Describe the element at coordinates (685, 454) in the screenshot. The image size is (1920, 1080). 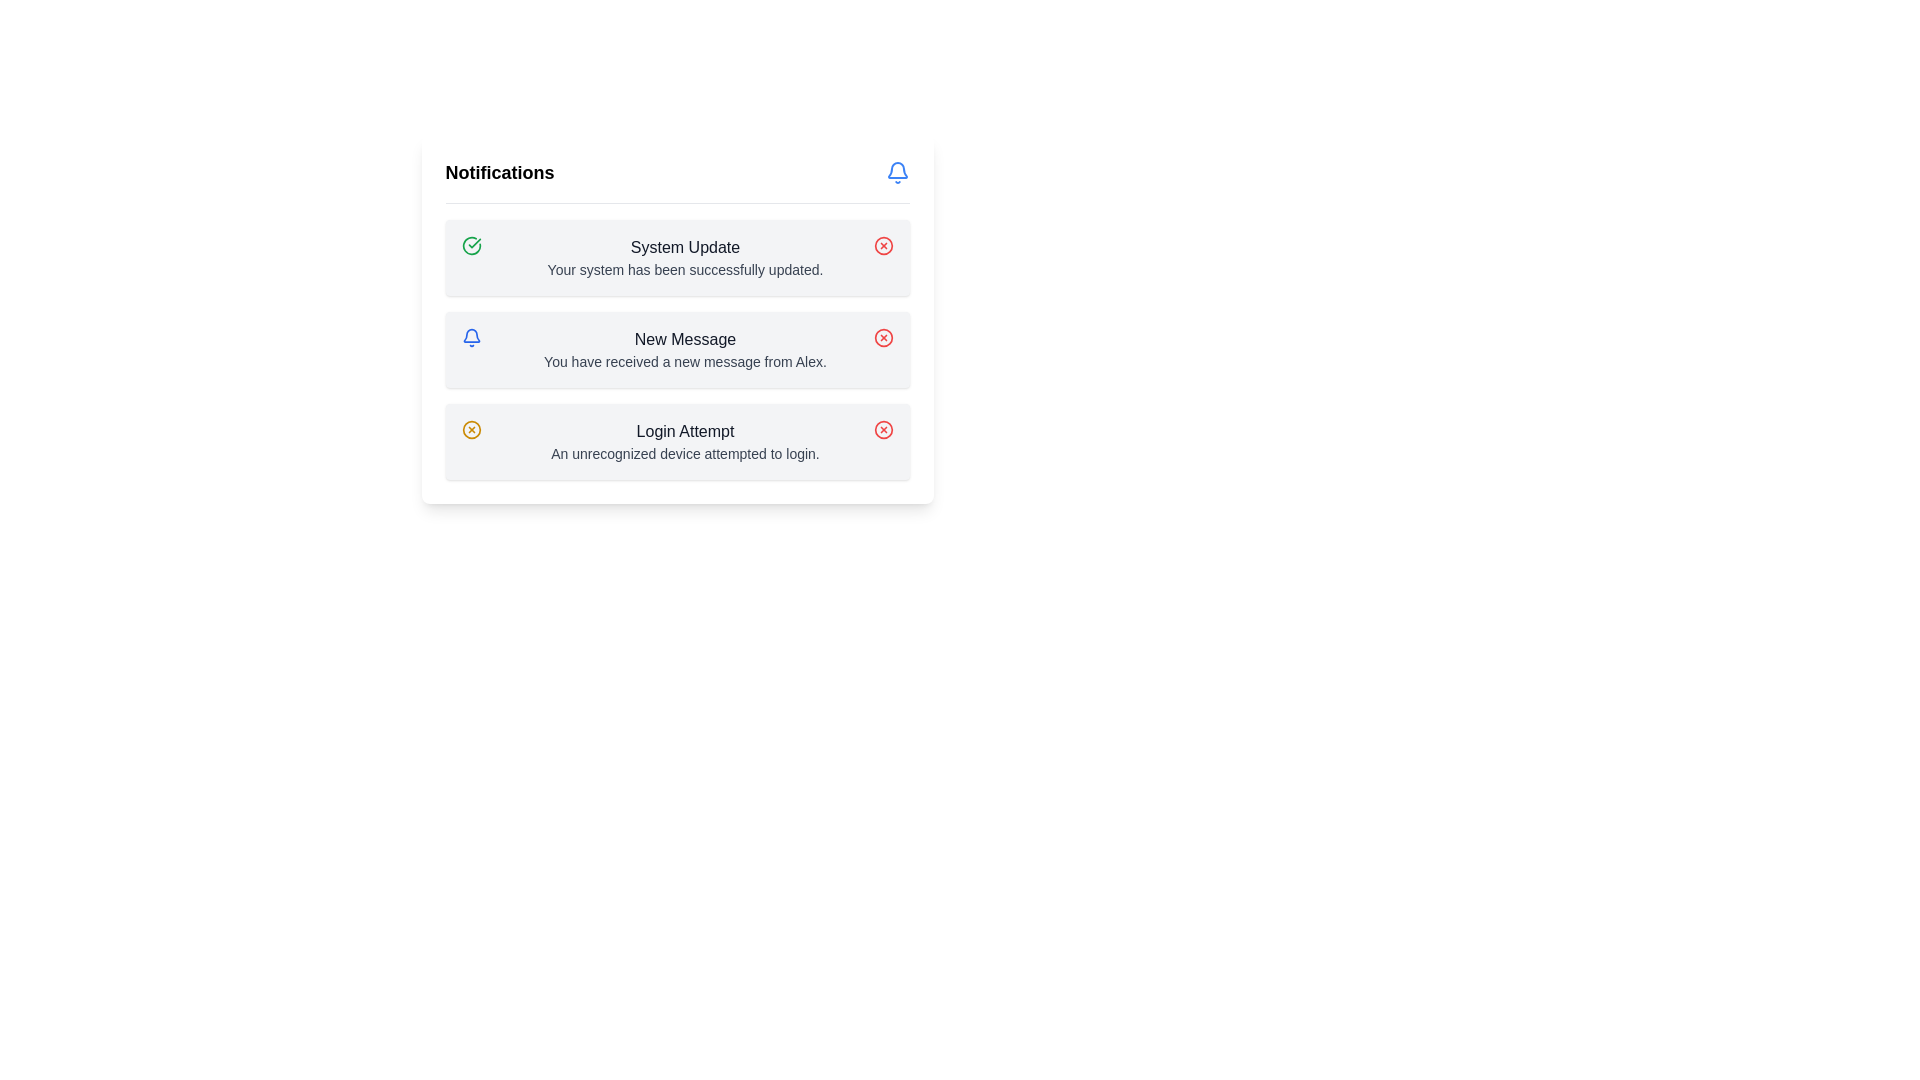
I see `the text block displaying the message 'An unrecognized device attempted to login.' which is located below the 'Login Attempt' header in the third notification card of the 'Notifications' panel` at that location.